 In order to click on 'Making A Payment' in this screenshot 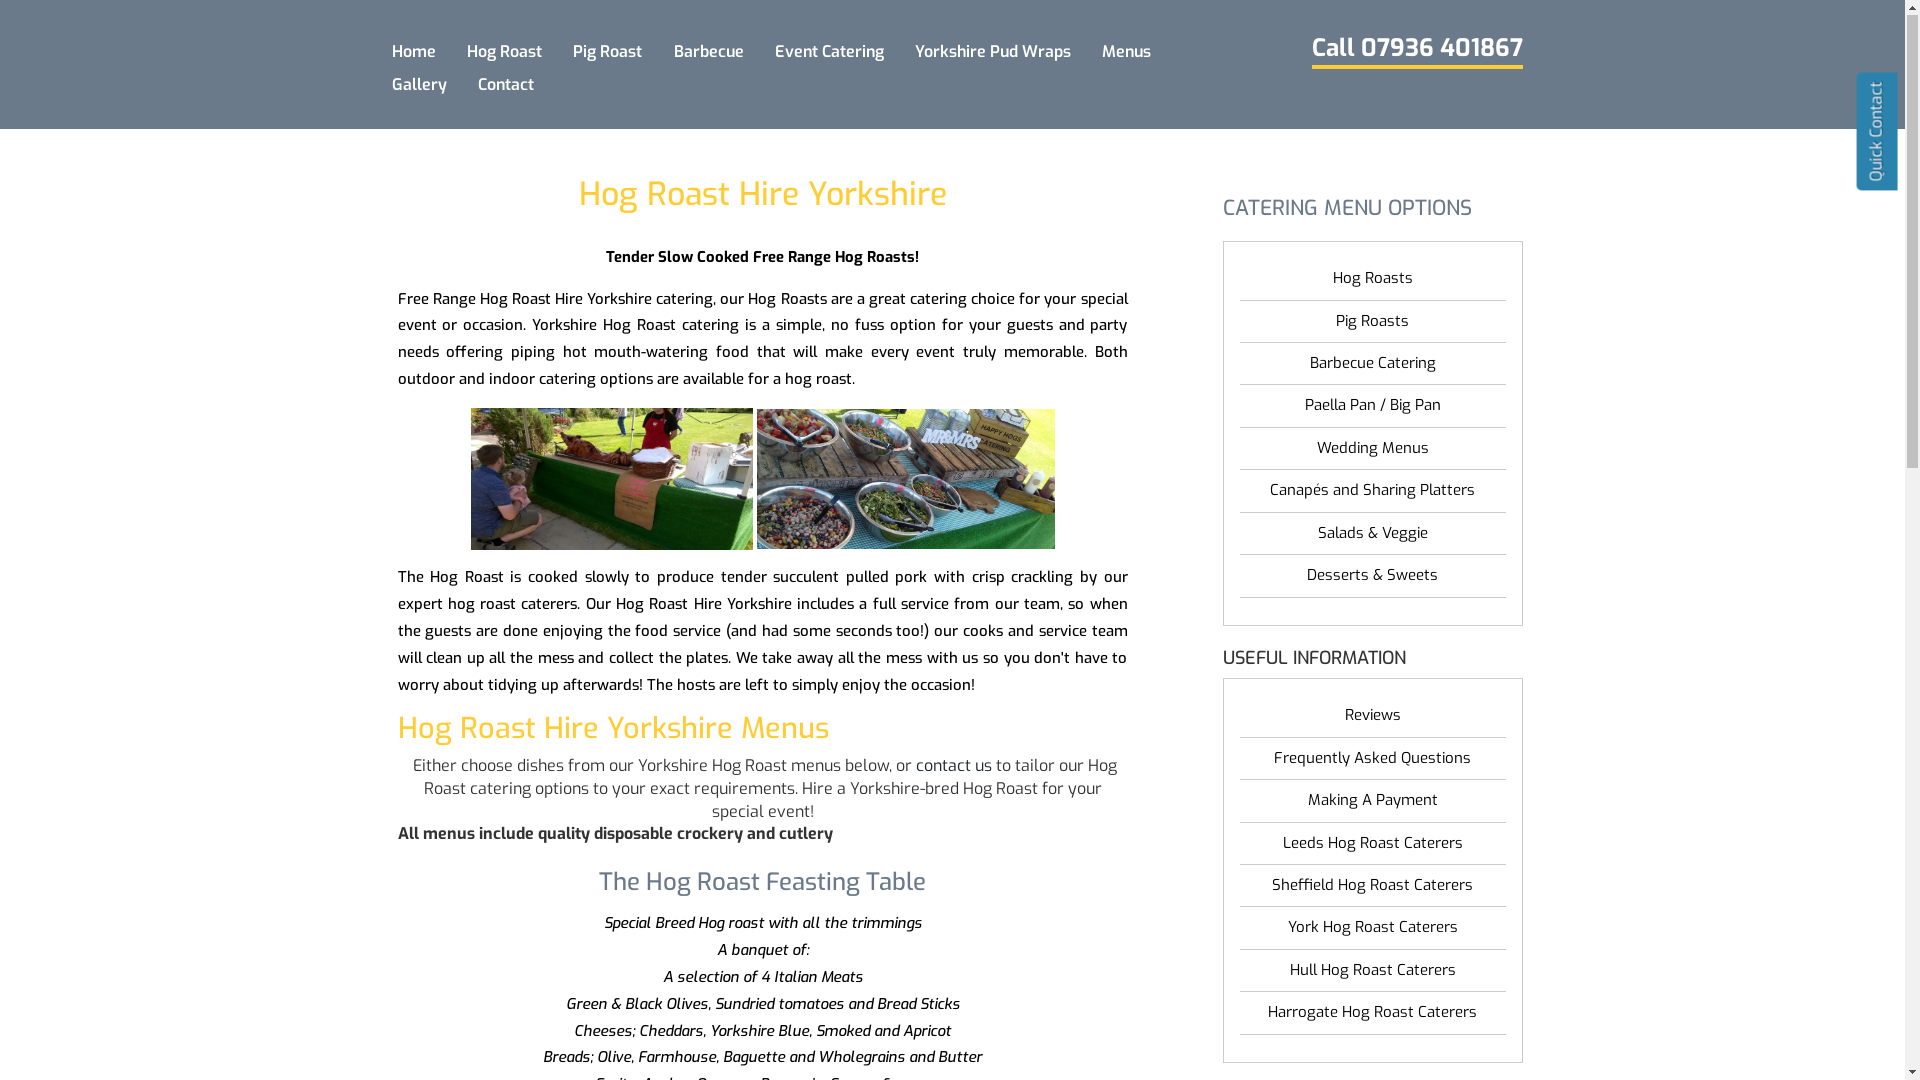, I will do `click(1238, 800)`.